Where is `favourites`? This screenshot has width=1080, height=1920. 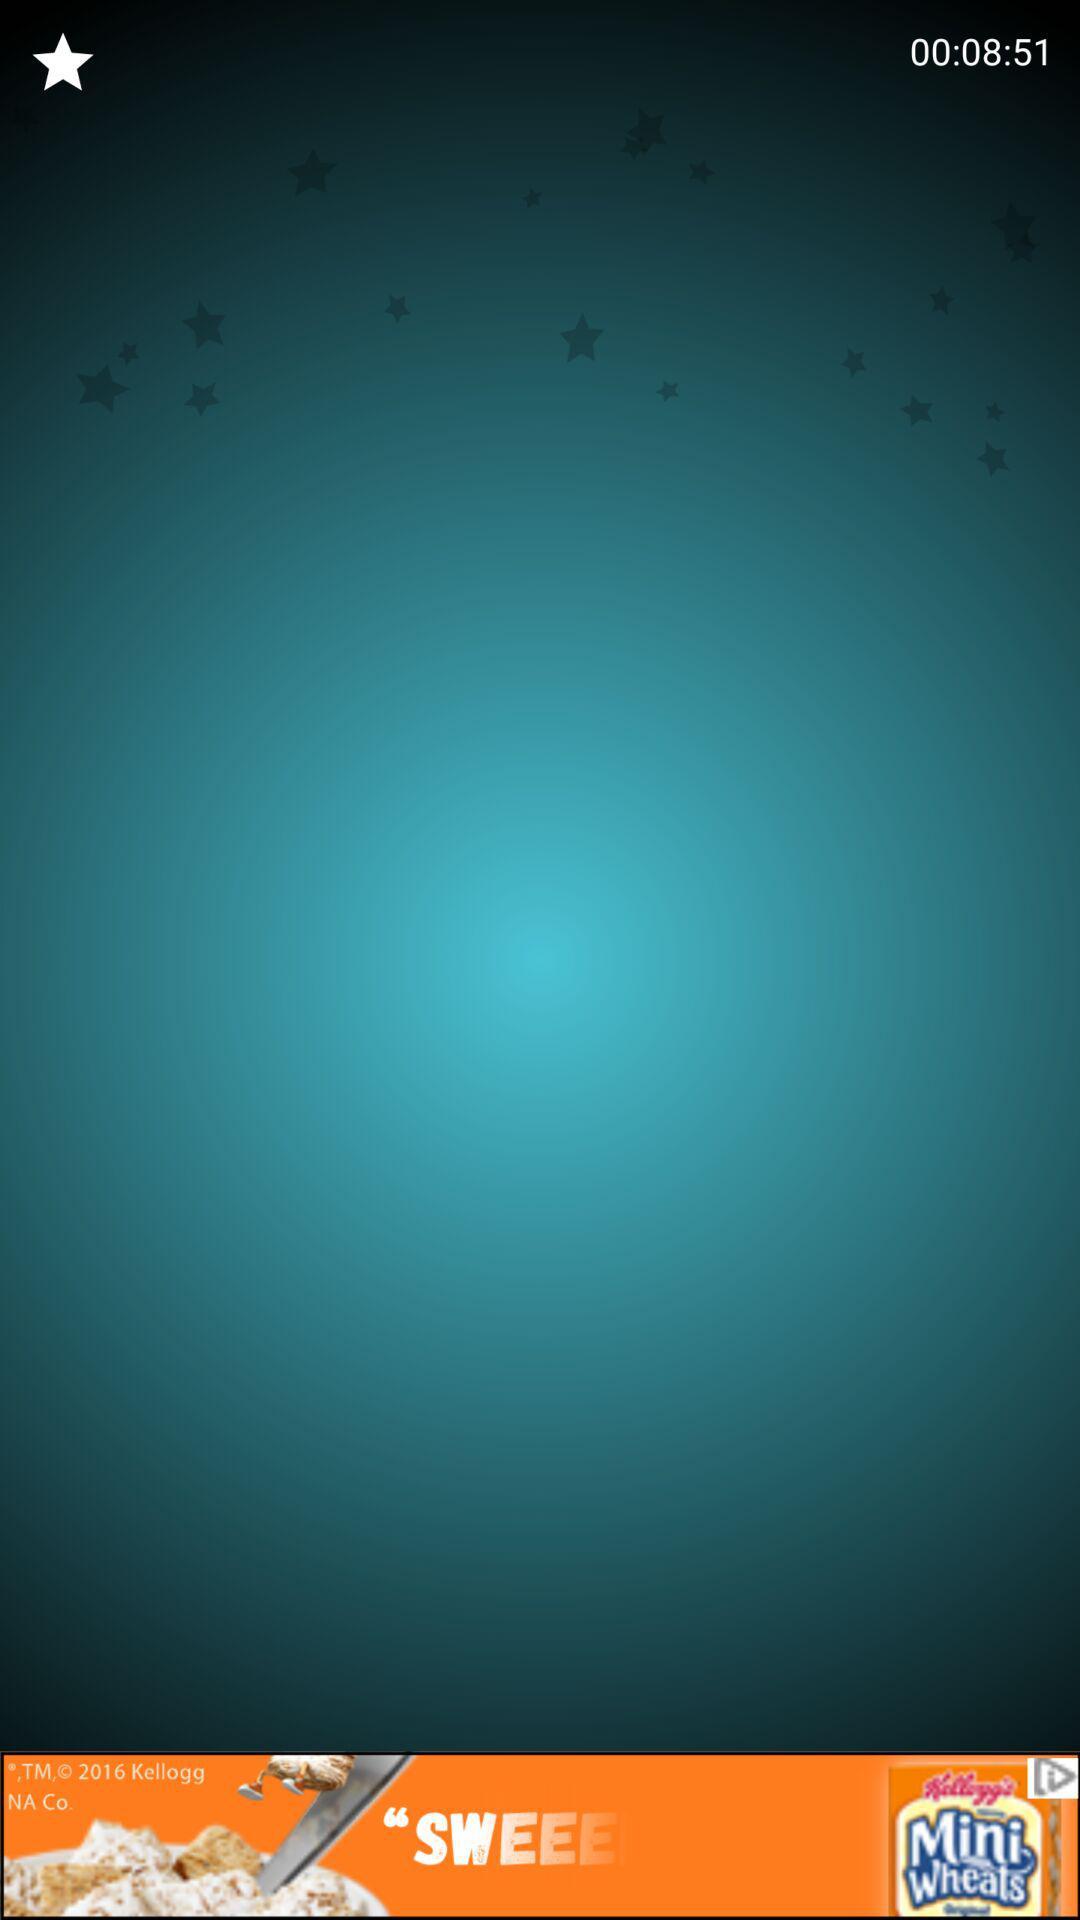 favourites is located at coordinates (61, 62).